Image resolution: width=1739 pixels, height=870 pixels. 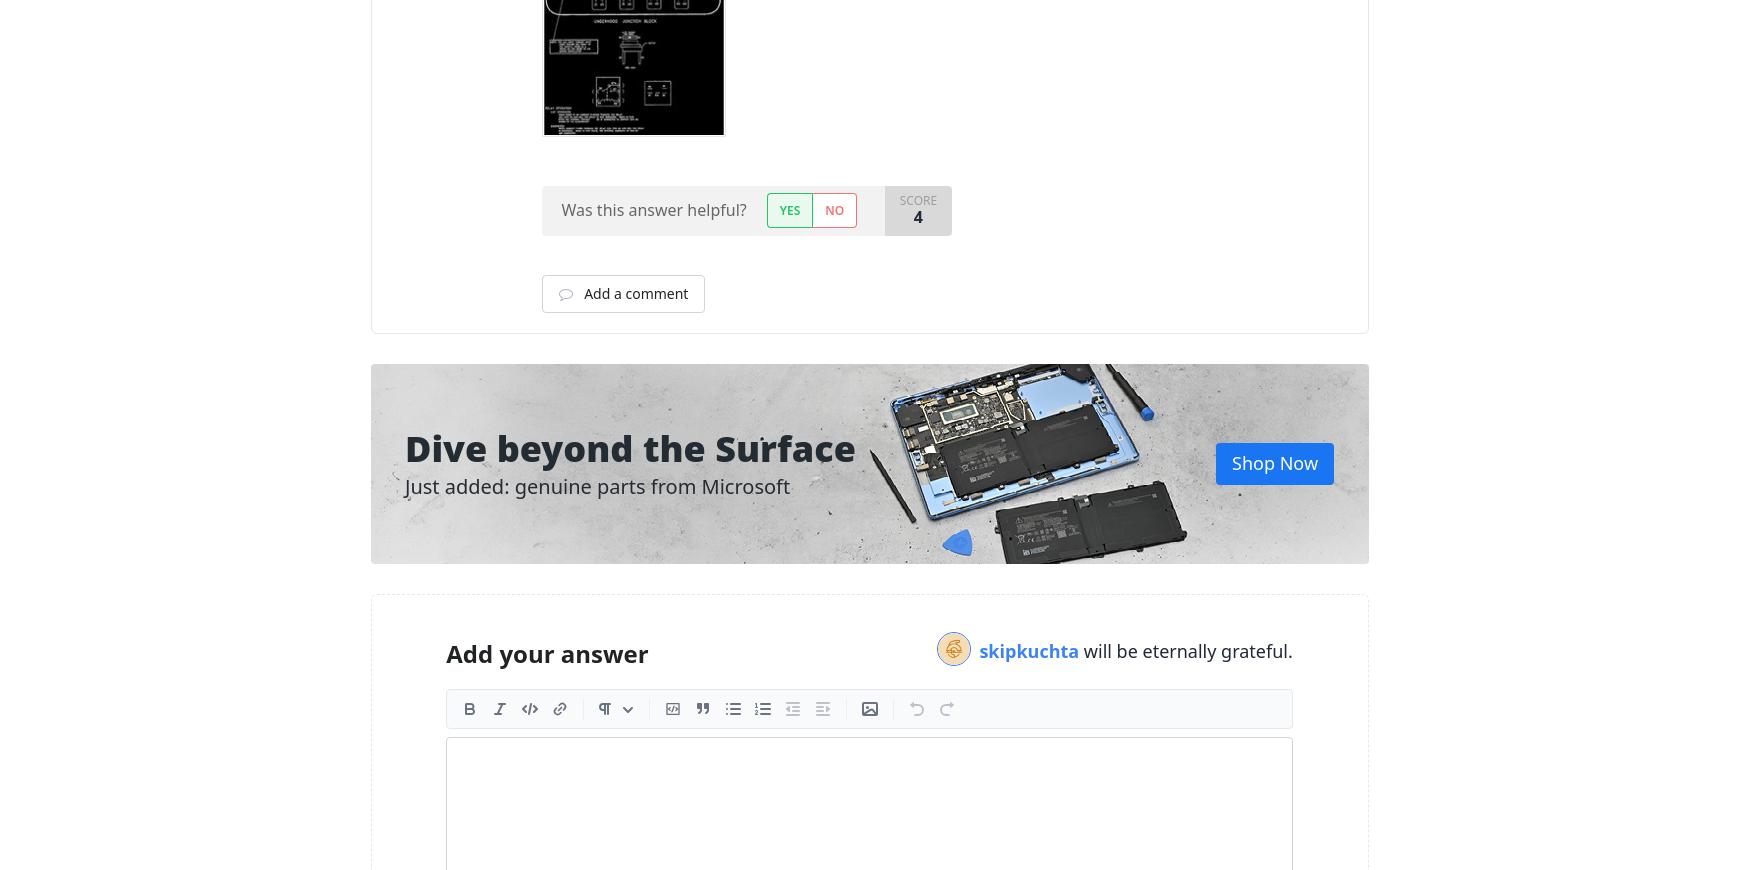 What do you see at coordinates (918, 199) in the screenshot?
I see `'Score'` at bounding box center [918, 199].